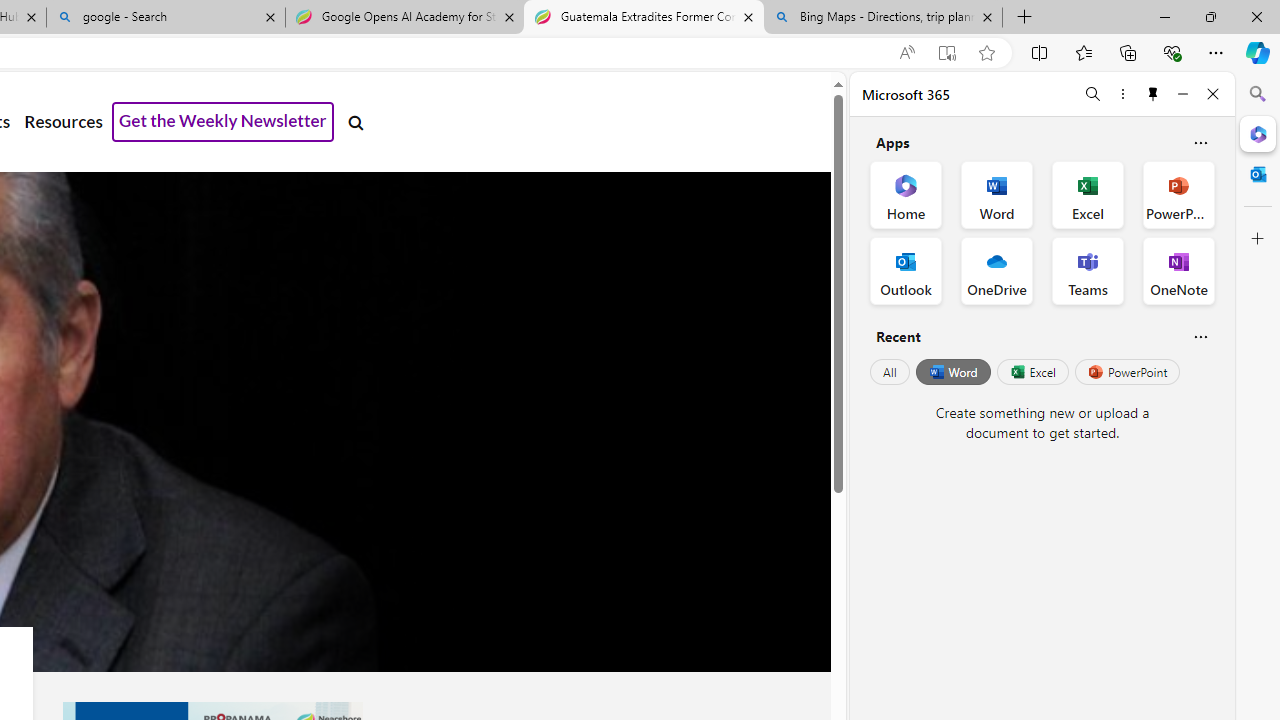  I want to click on 'Outlook Office App', so click(905, 271).